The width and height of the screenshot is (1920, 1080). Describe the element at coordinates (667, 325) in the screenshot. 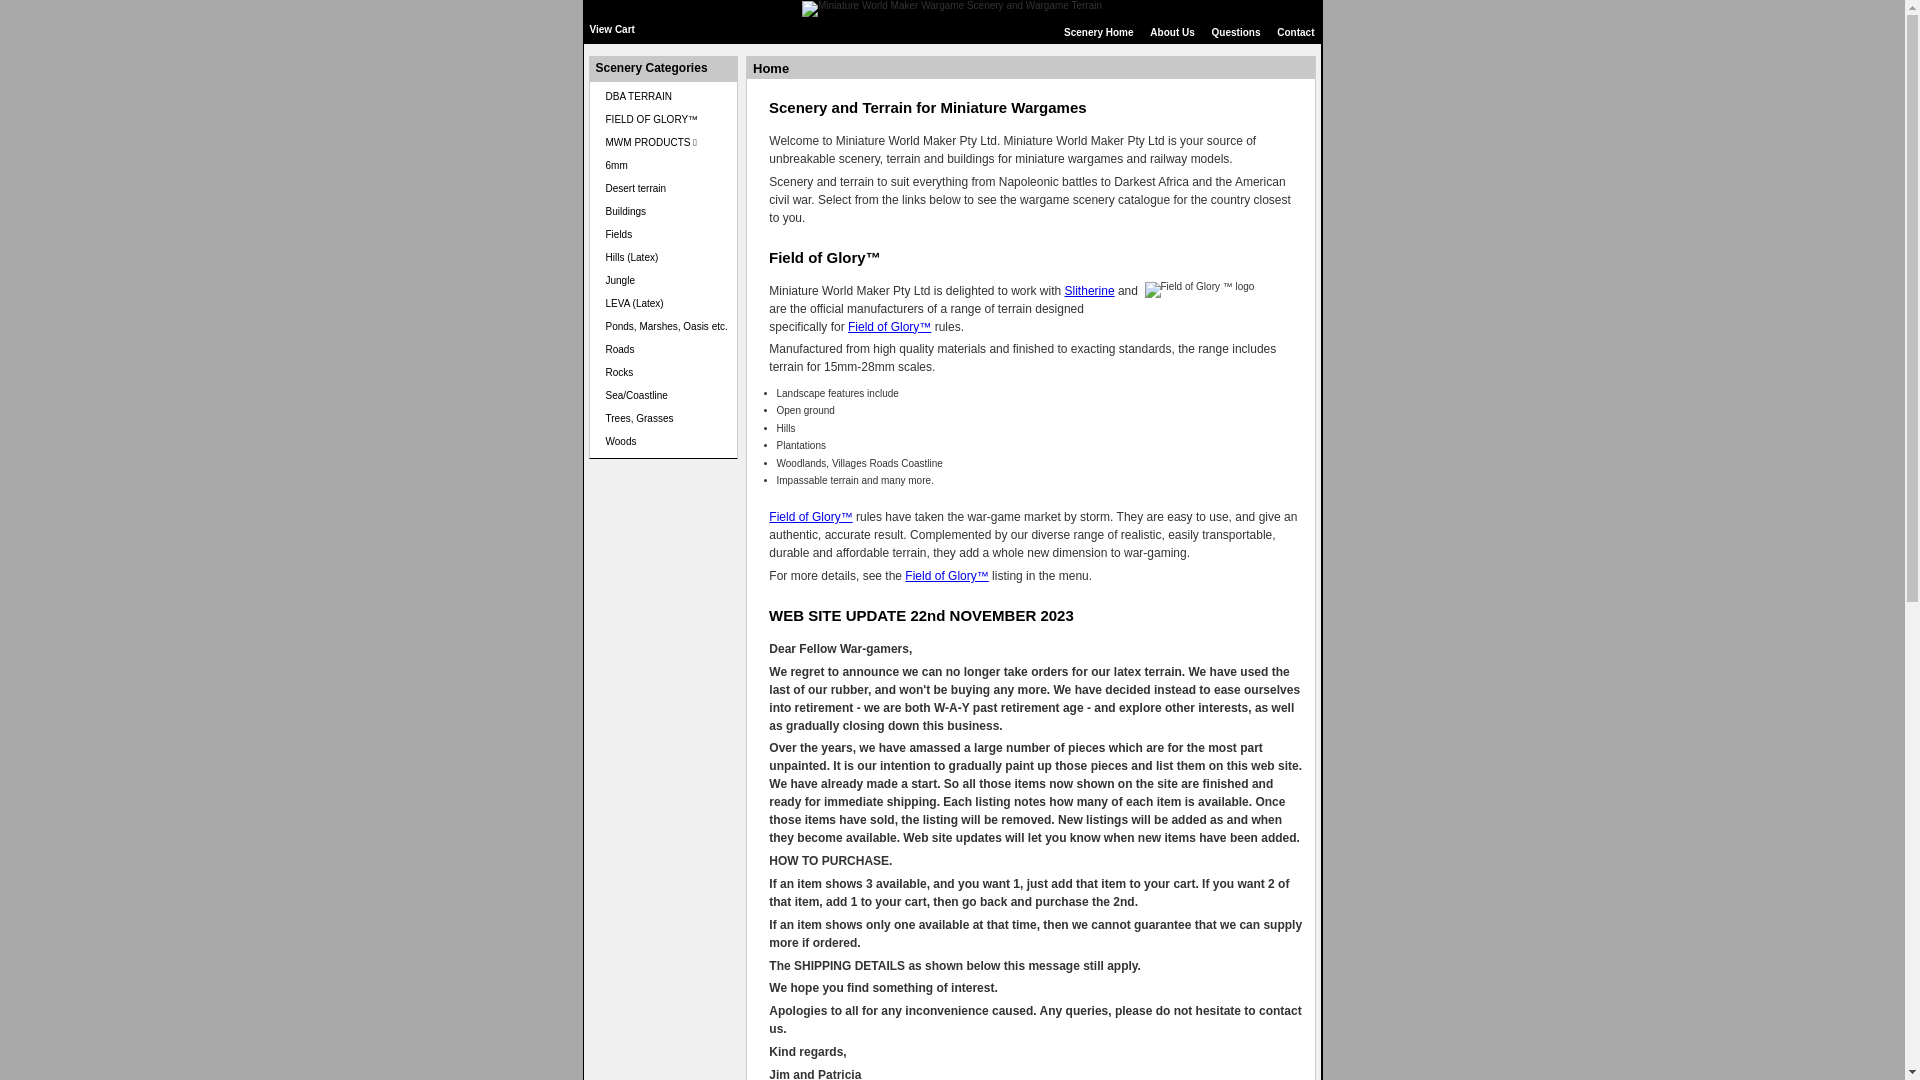

I see `'Ponds, Marshes, Oasis etc.'` at that location.